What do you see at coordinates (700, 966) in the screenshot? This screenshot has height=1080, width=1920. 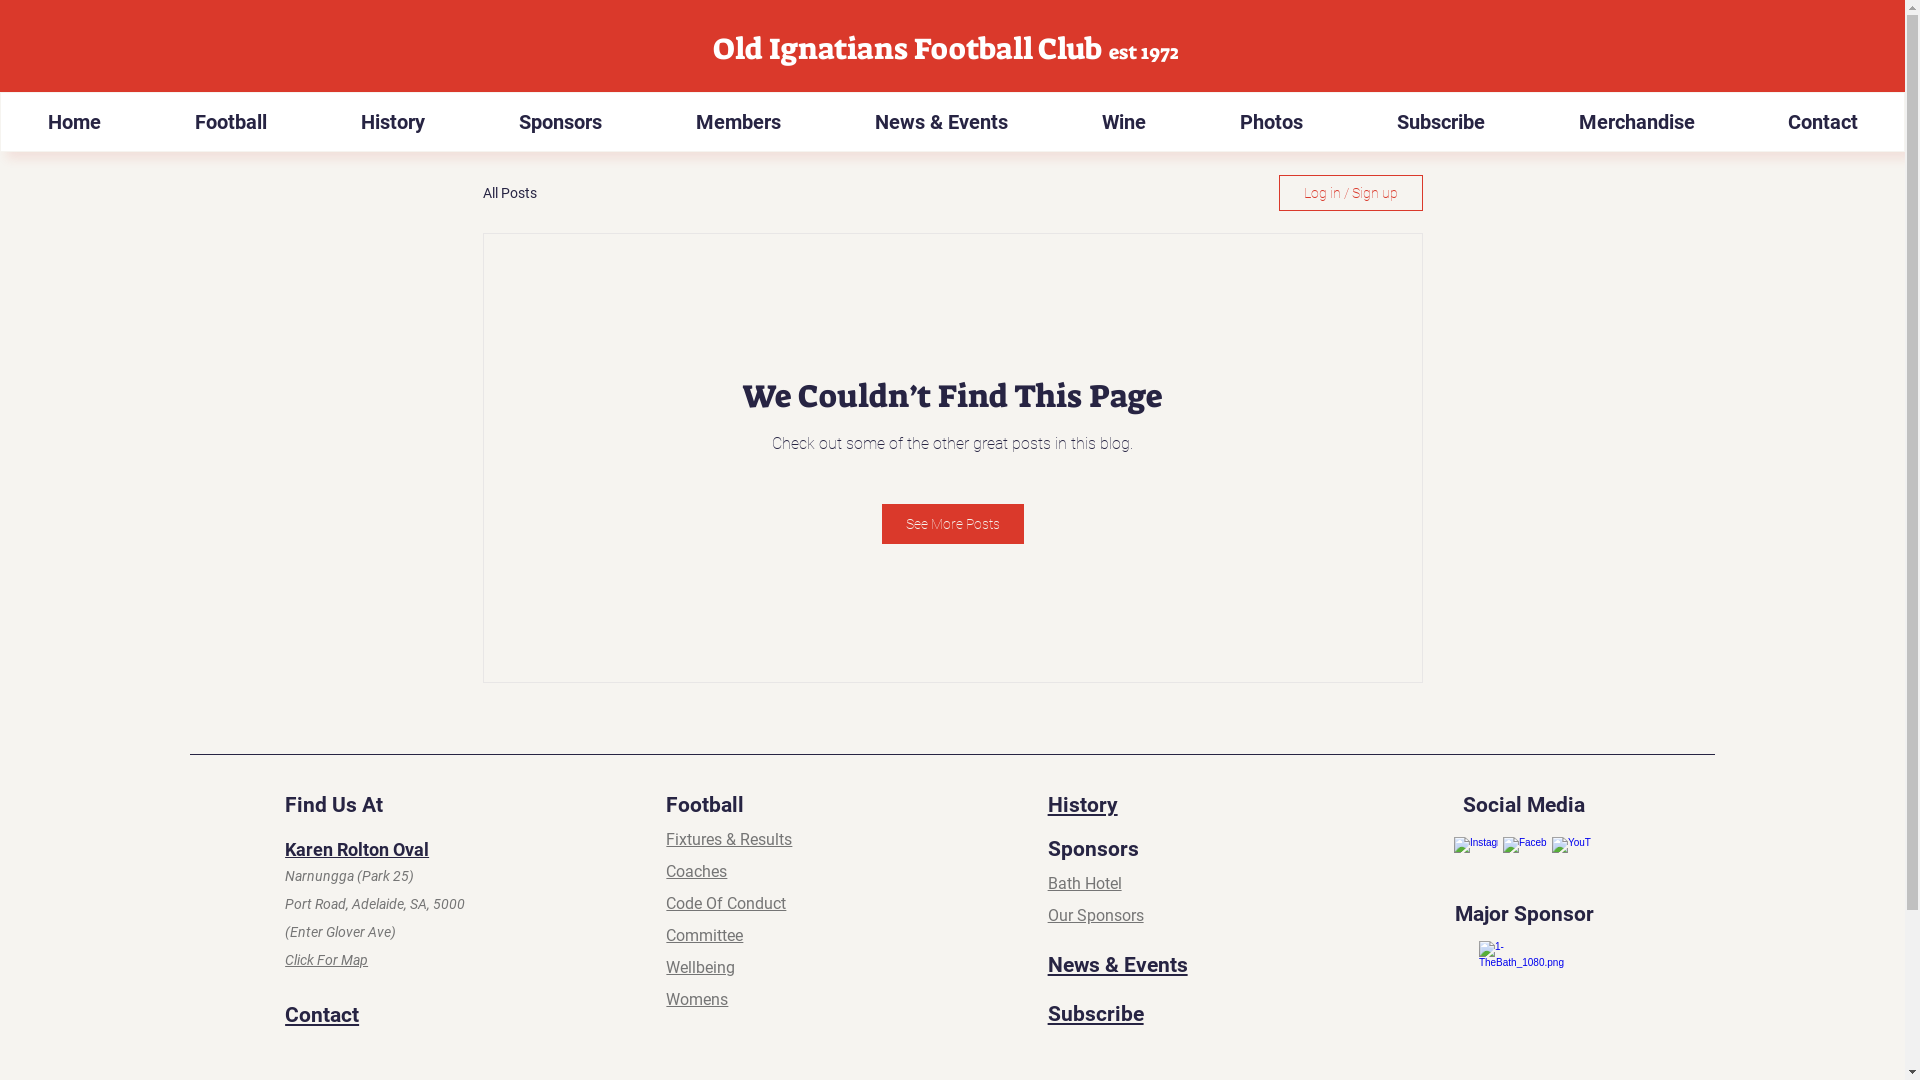 I see `'Wellbeing'` at bounding box center [700, 966].